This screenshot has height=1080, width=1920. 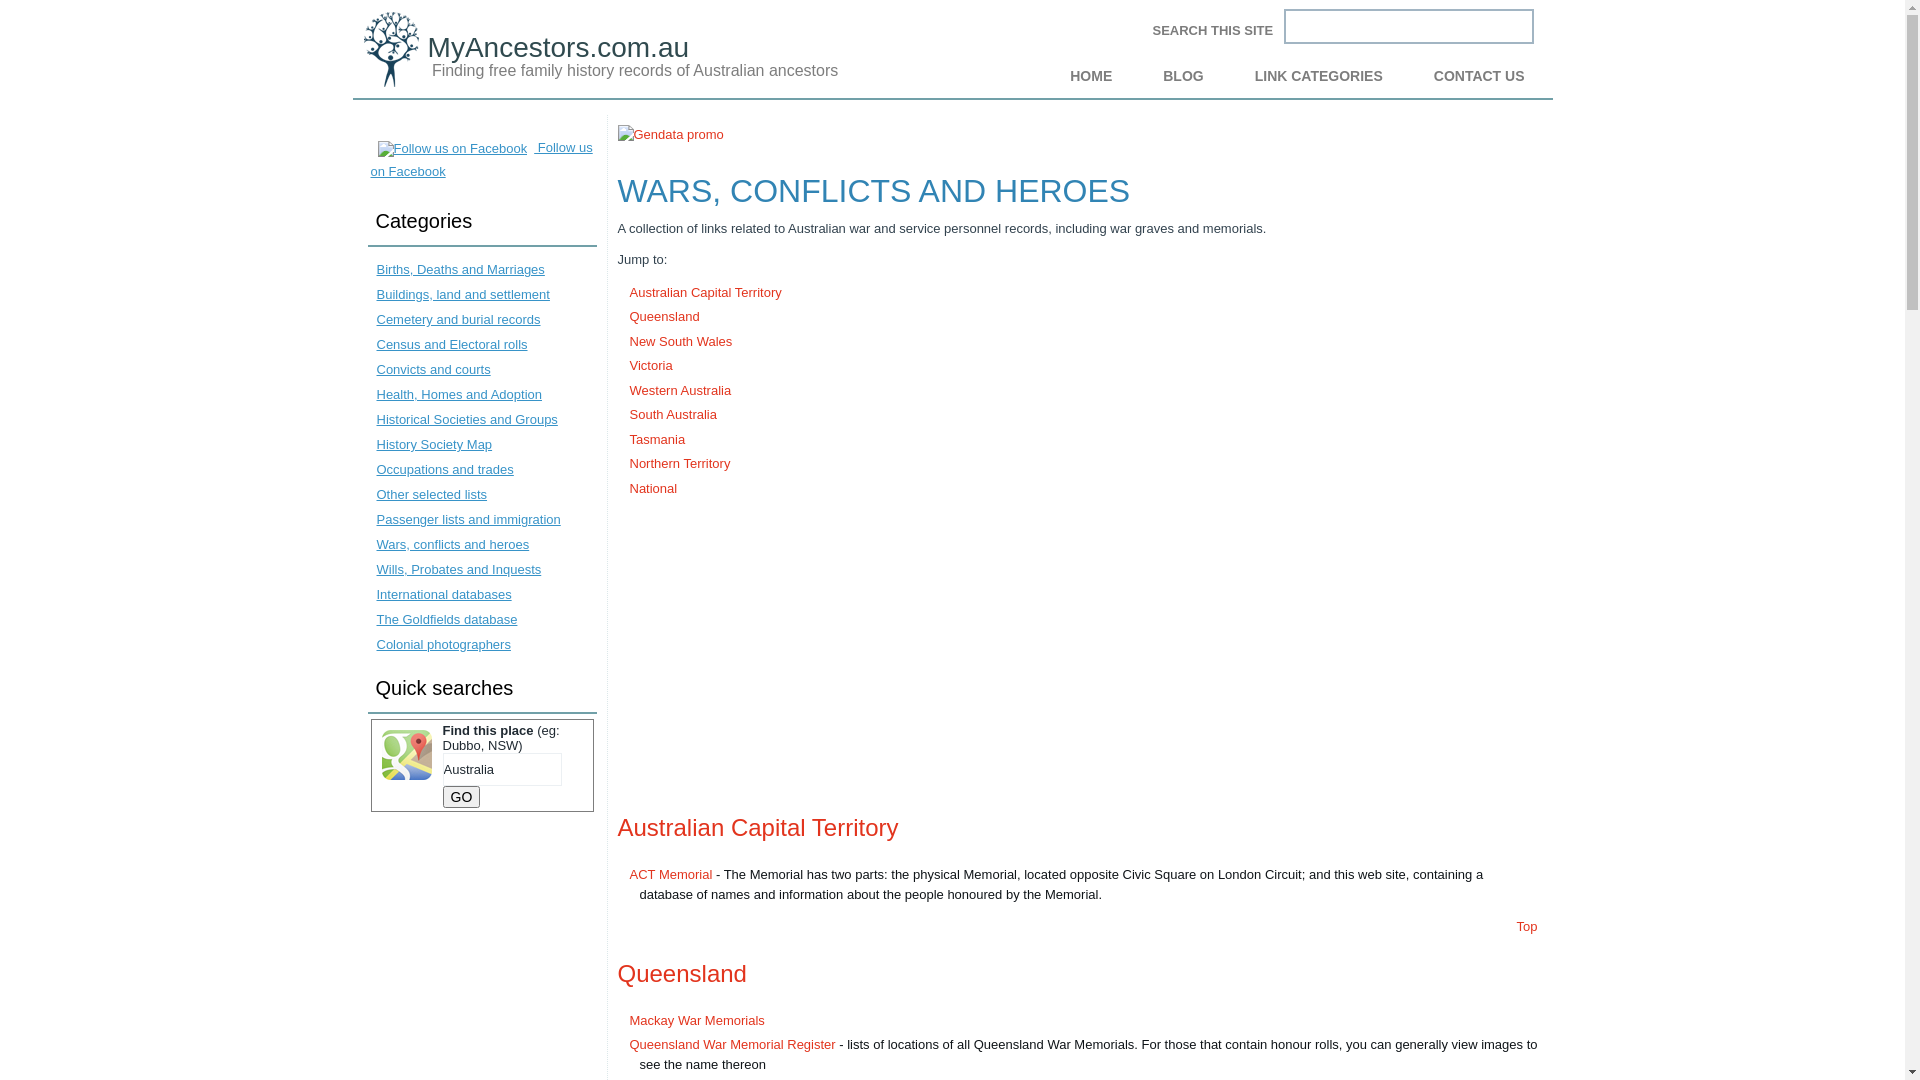 I want to click on 'Census and Electoral rolls', so click(x=450, y=343).